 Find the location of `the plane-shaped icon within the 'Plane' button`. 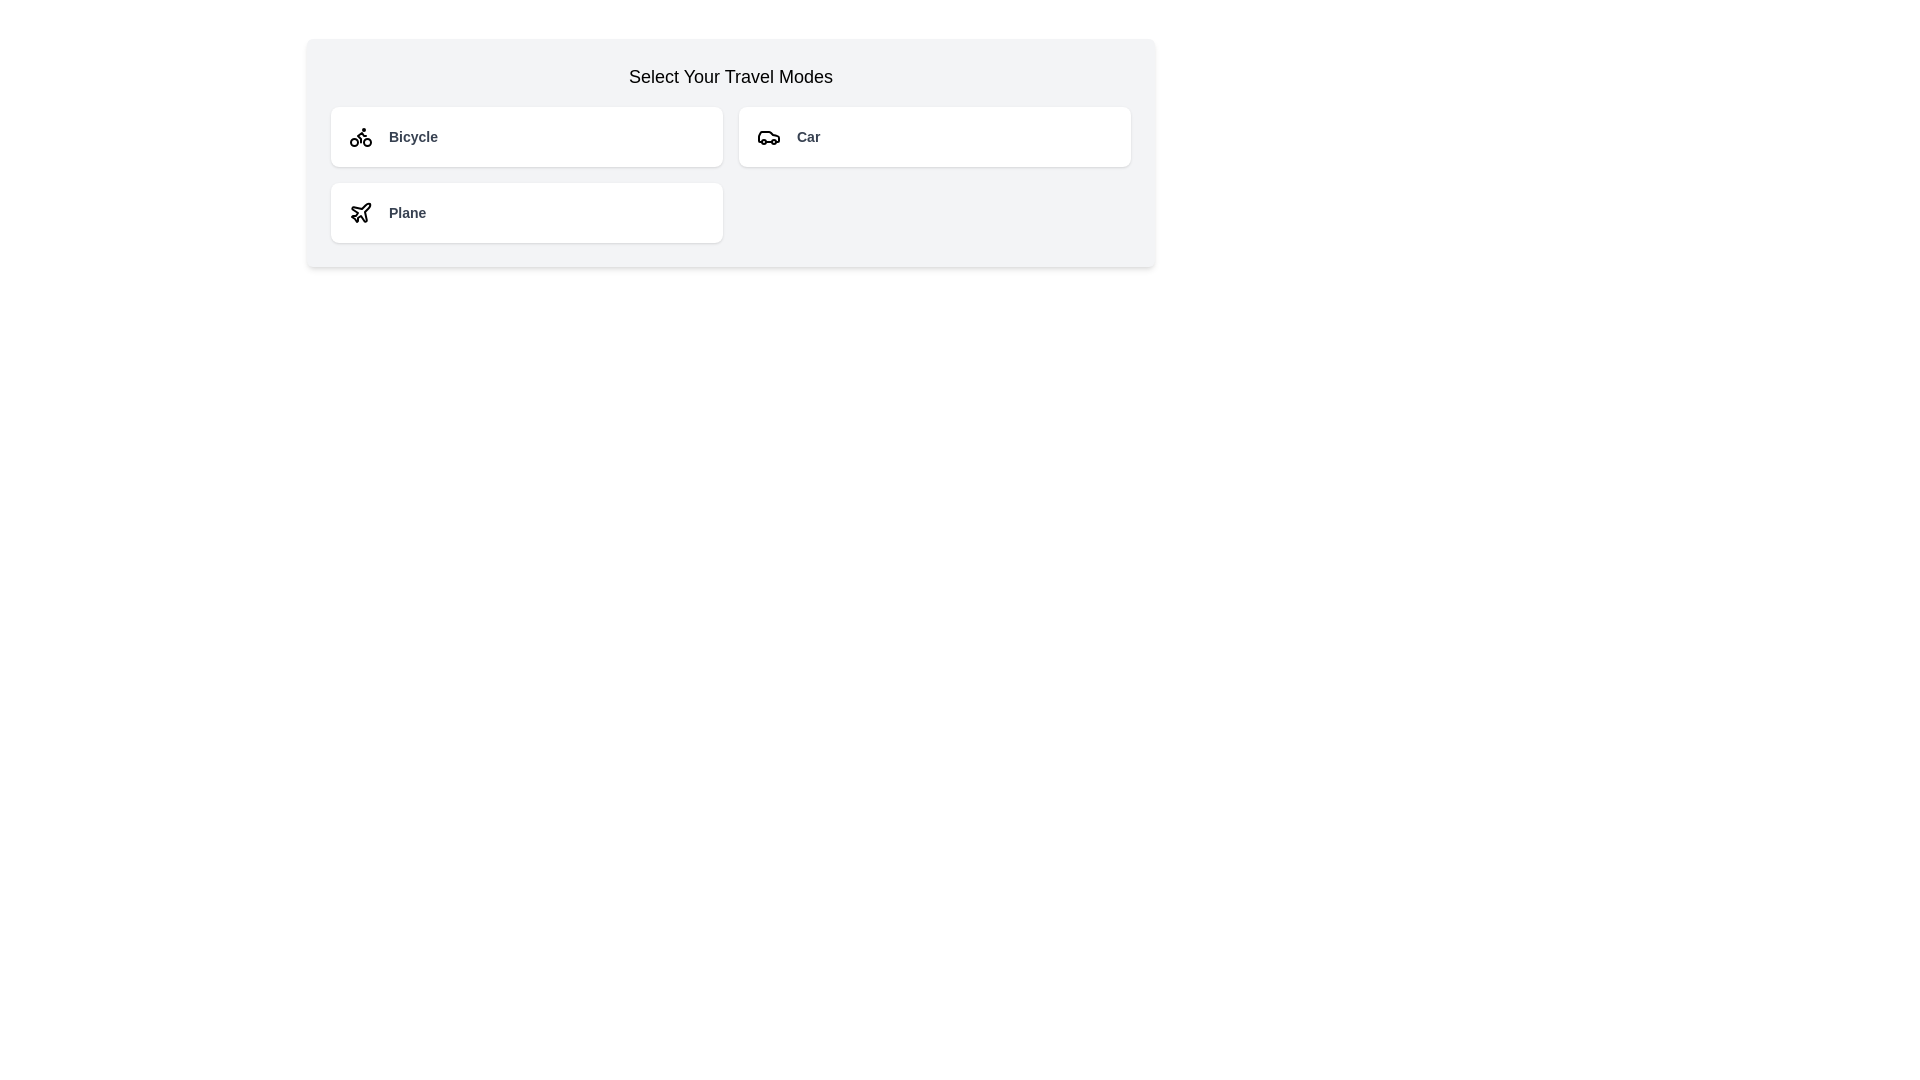

the plane-shaped icon within the 'Plane' button is located at coordinates (361, 212).